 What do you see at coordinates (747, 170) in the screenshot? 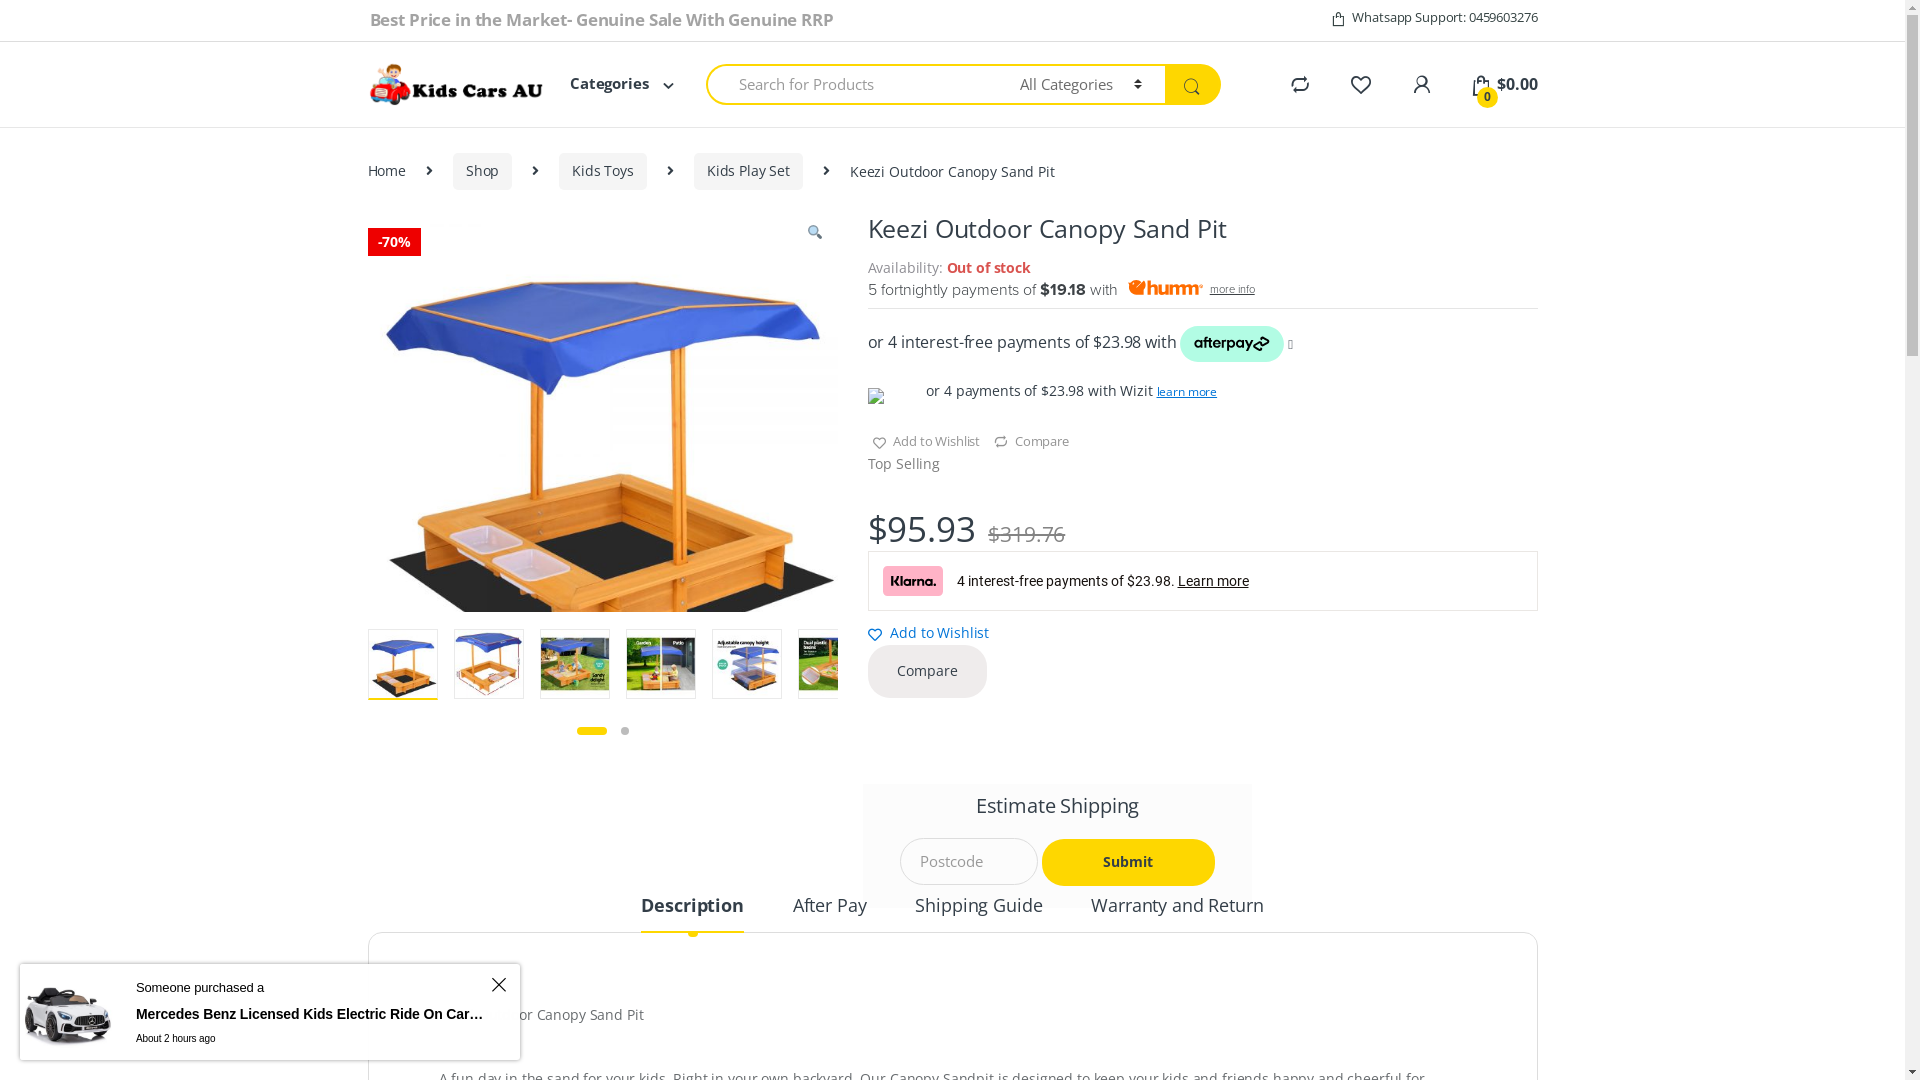
I see `'Kids Play Set'` at bounding box center [747, 170].